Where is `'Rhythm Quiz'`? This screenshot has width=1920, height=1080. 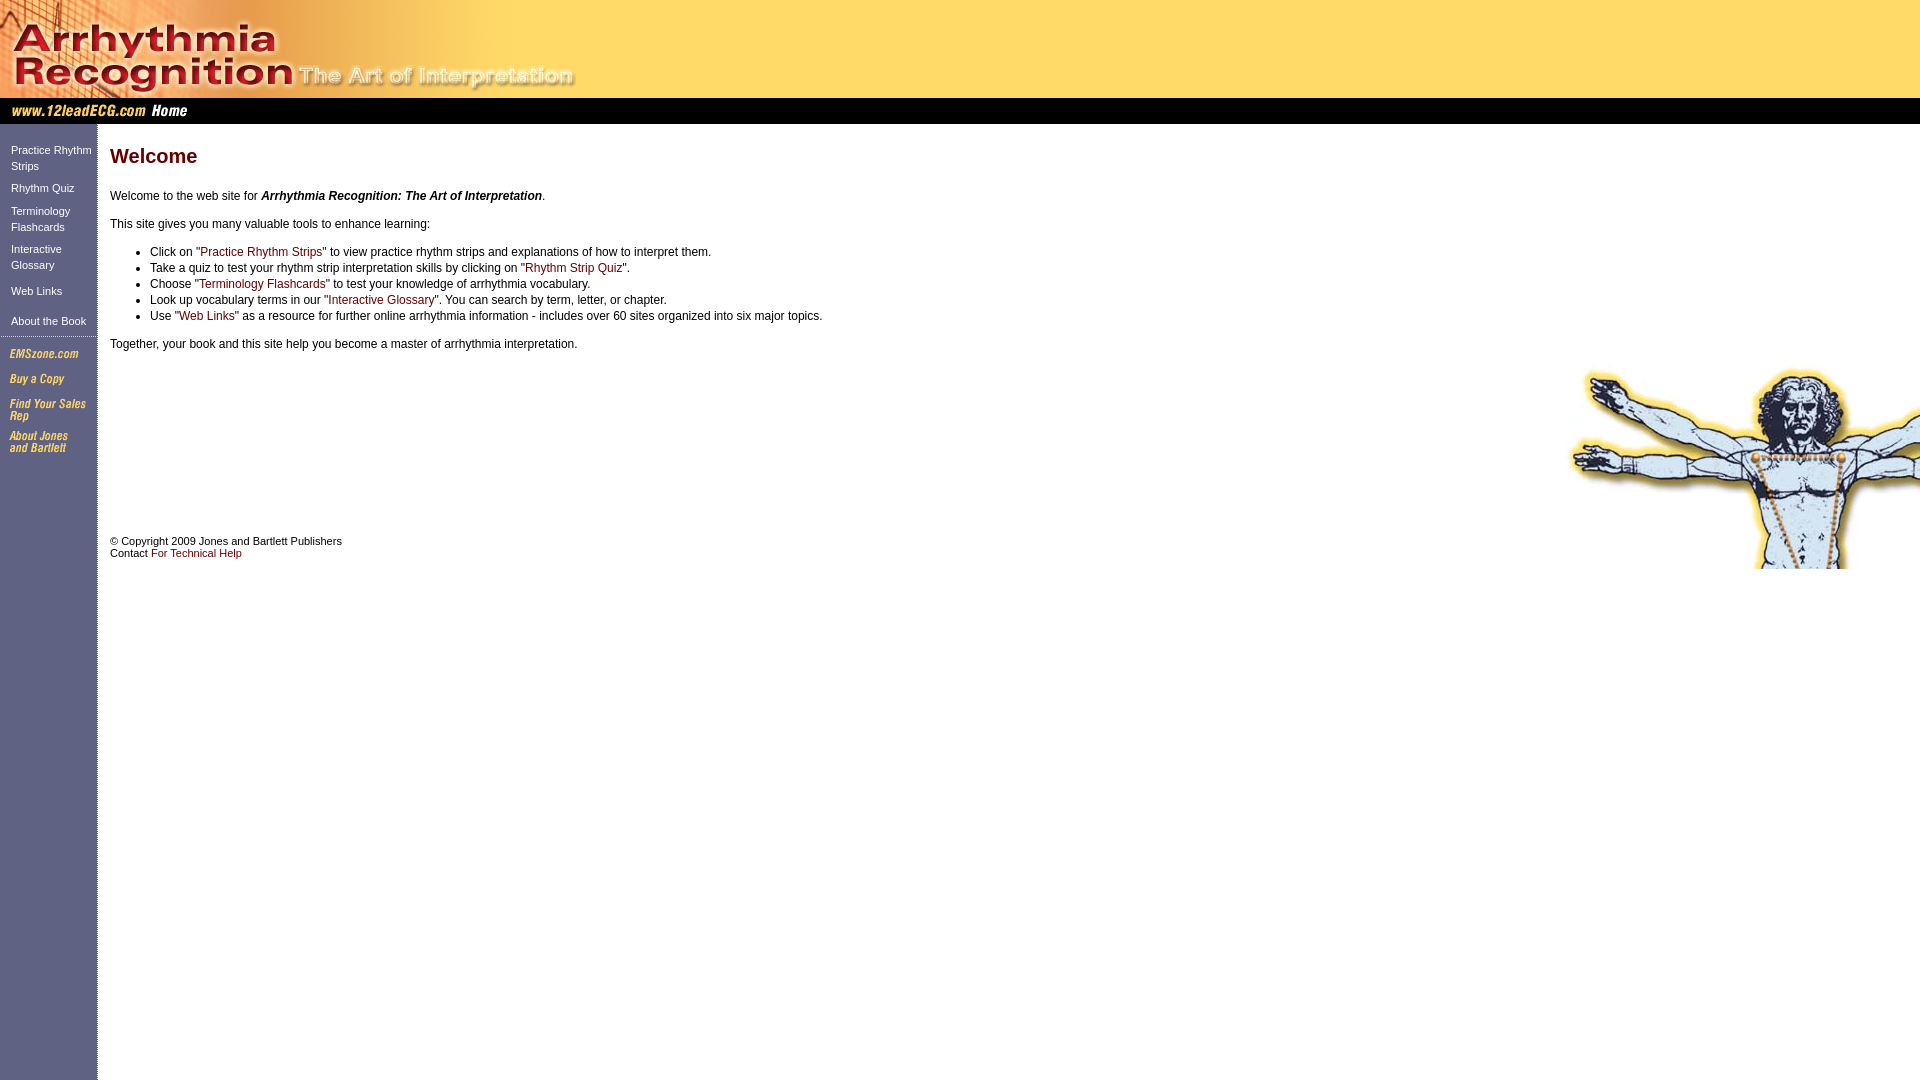
'Rhythm Quiz' is located at coordinates (10, 188).